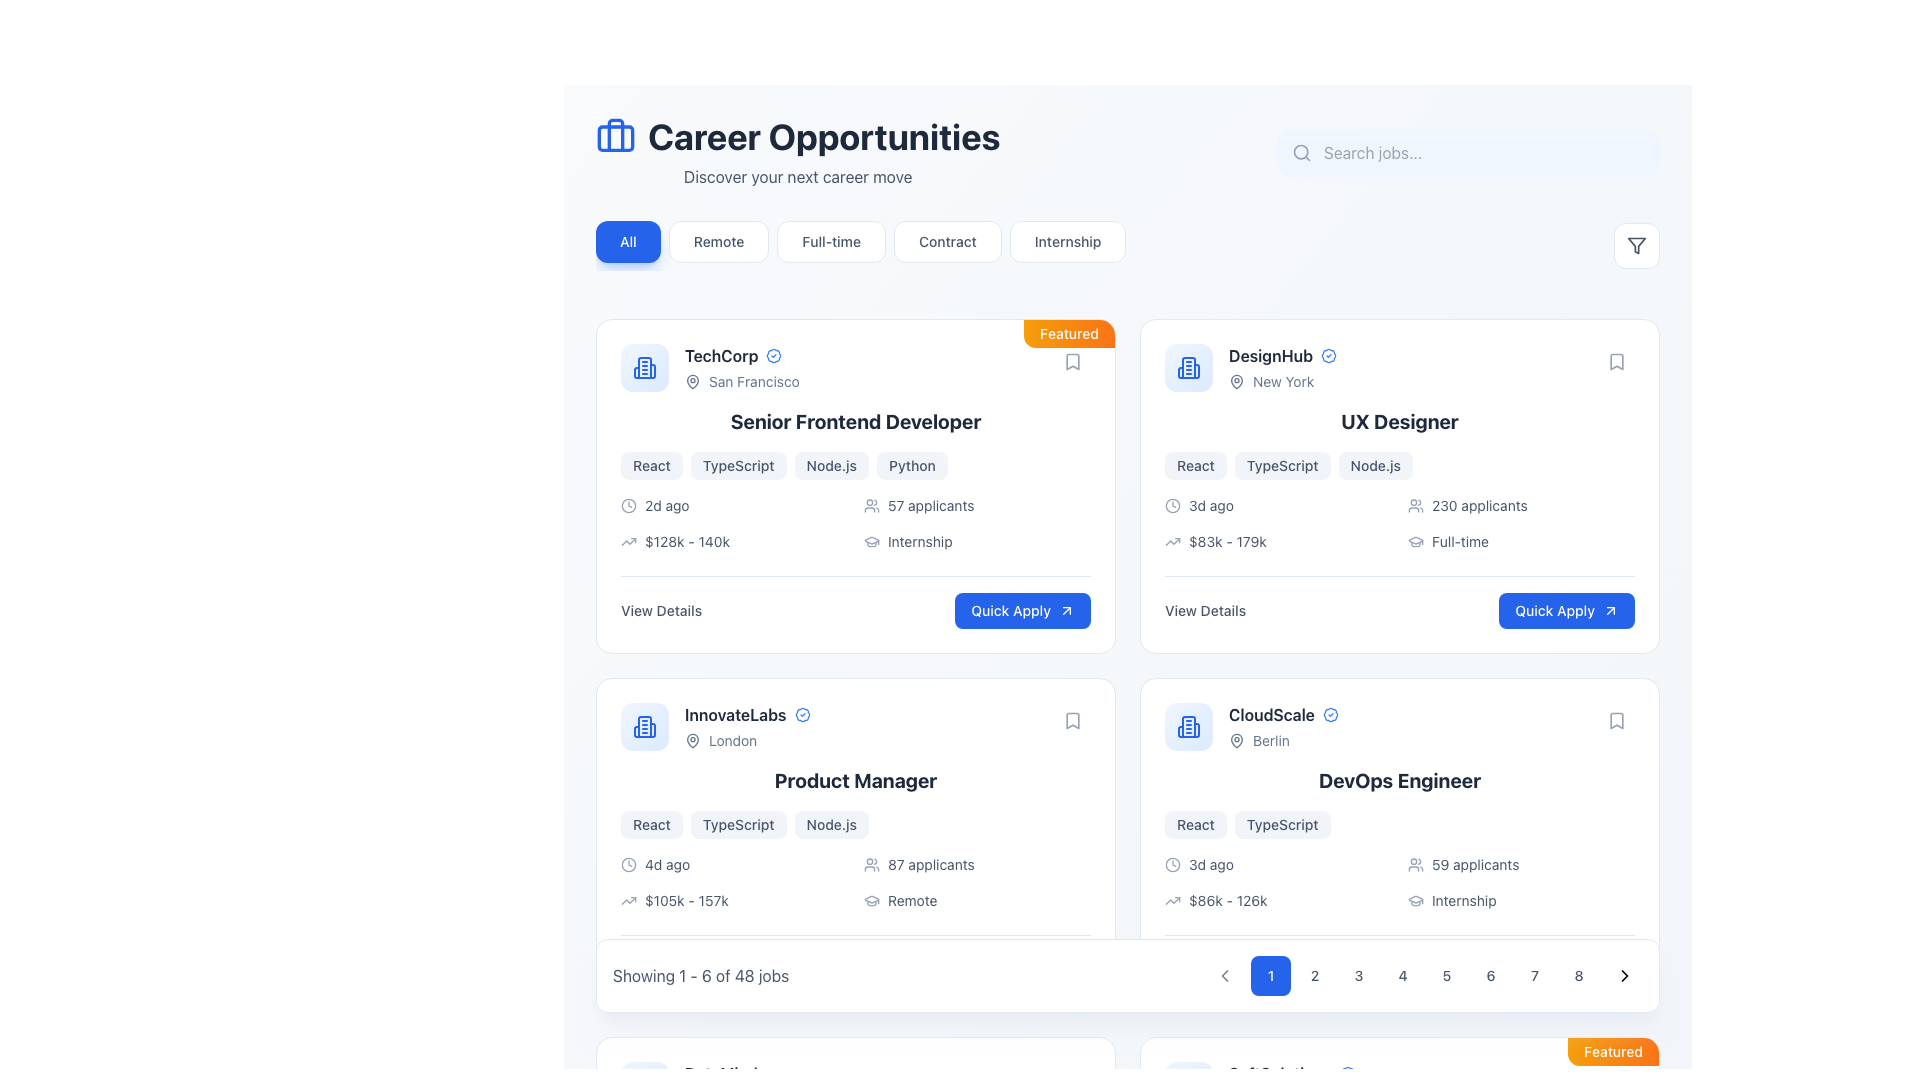 The image size is (1920, 1080). I want to click on the icon that visually represents the number of applicants for the job listing titled 'CloudScale' under the role 'DevOps Engineer', located right before the text '59 applicants', so click(1415, 863).